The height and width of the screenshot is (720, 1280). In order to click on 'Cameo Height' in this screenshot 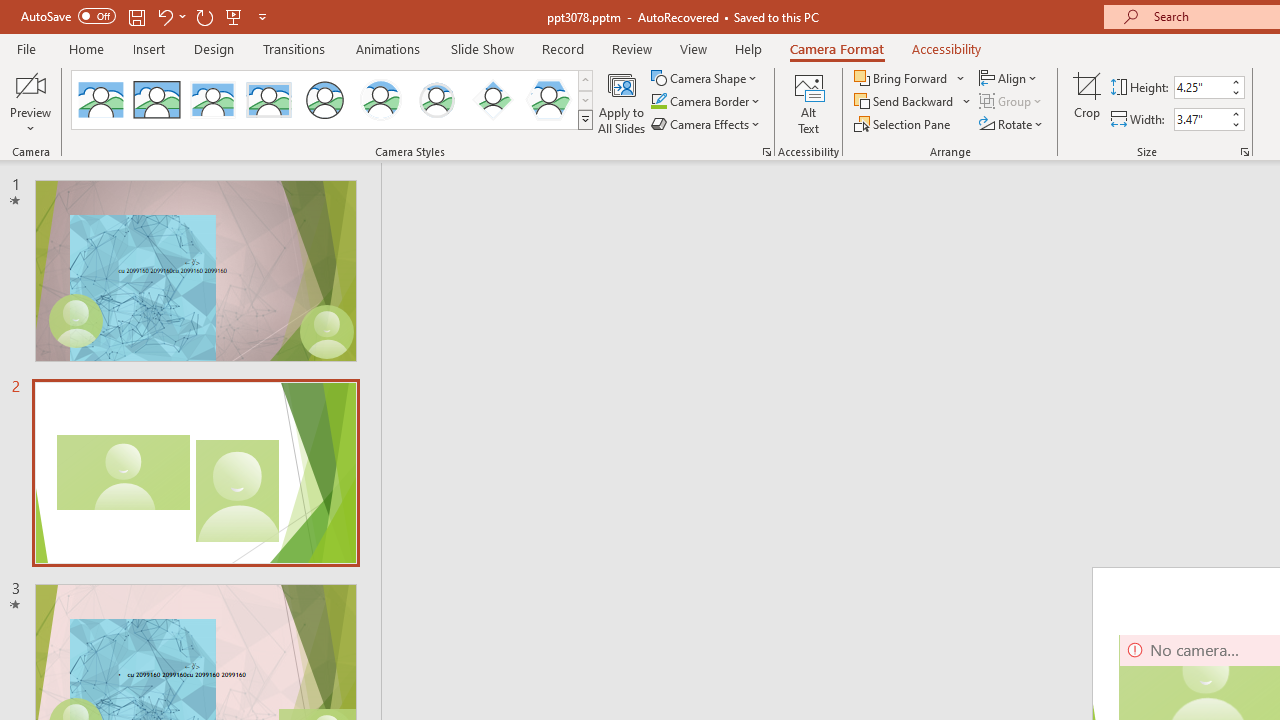, I will do `click(1200, 86)`.